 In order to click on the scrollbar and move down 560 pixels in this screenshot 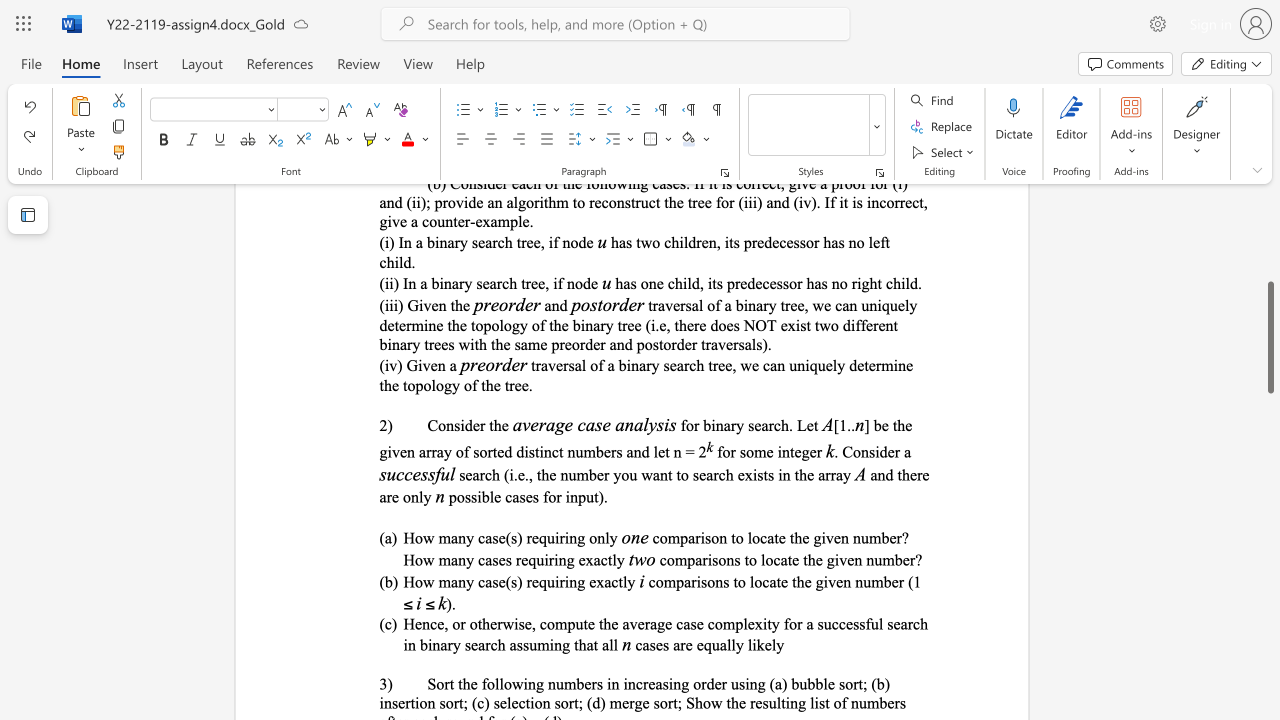, I will do `click(1269, 336)`.